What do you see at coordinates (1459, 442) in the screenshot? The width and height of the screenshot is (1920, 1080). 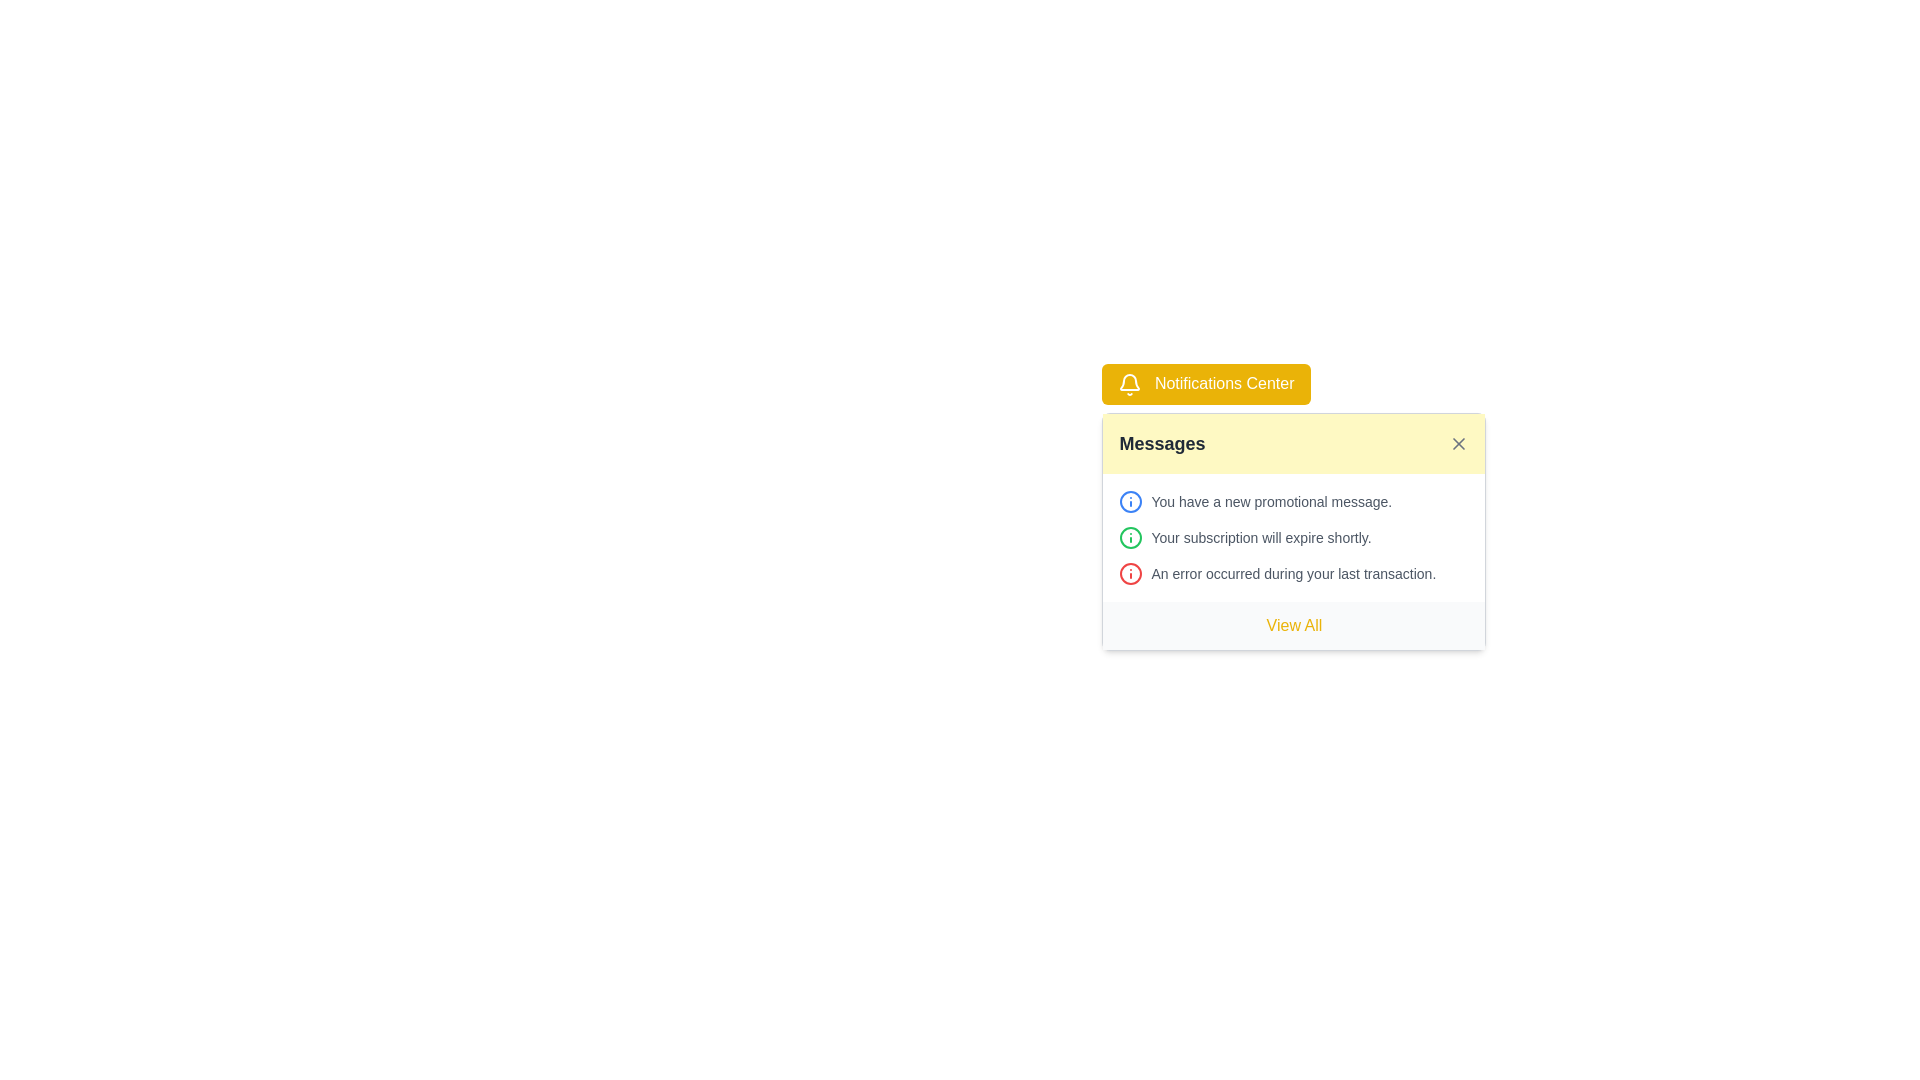 I see `the close or dismiss icon located in the top-right corner of the 'Messages' panel` at bounding box center [1459, 442].